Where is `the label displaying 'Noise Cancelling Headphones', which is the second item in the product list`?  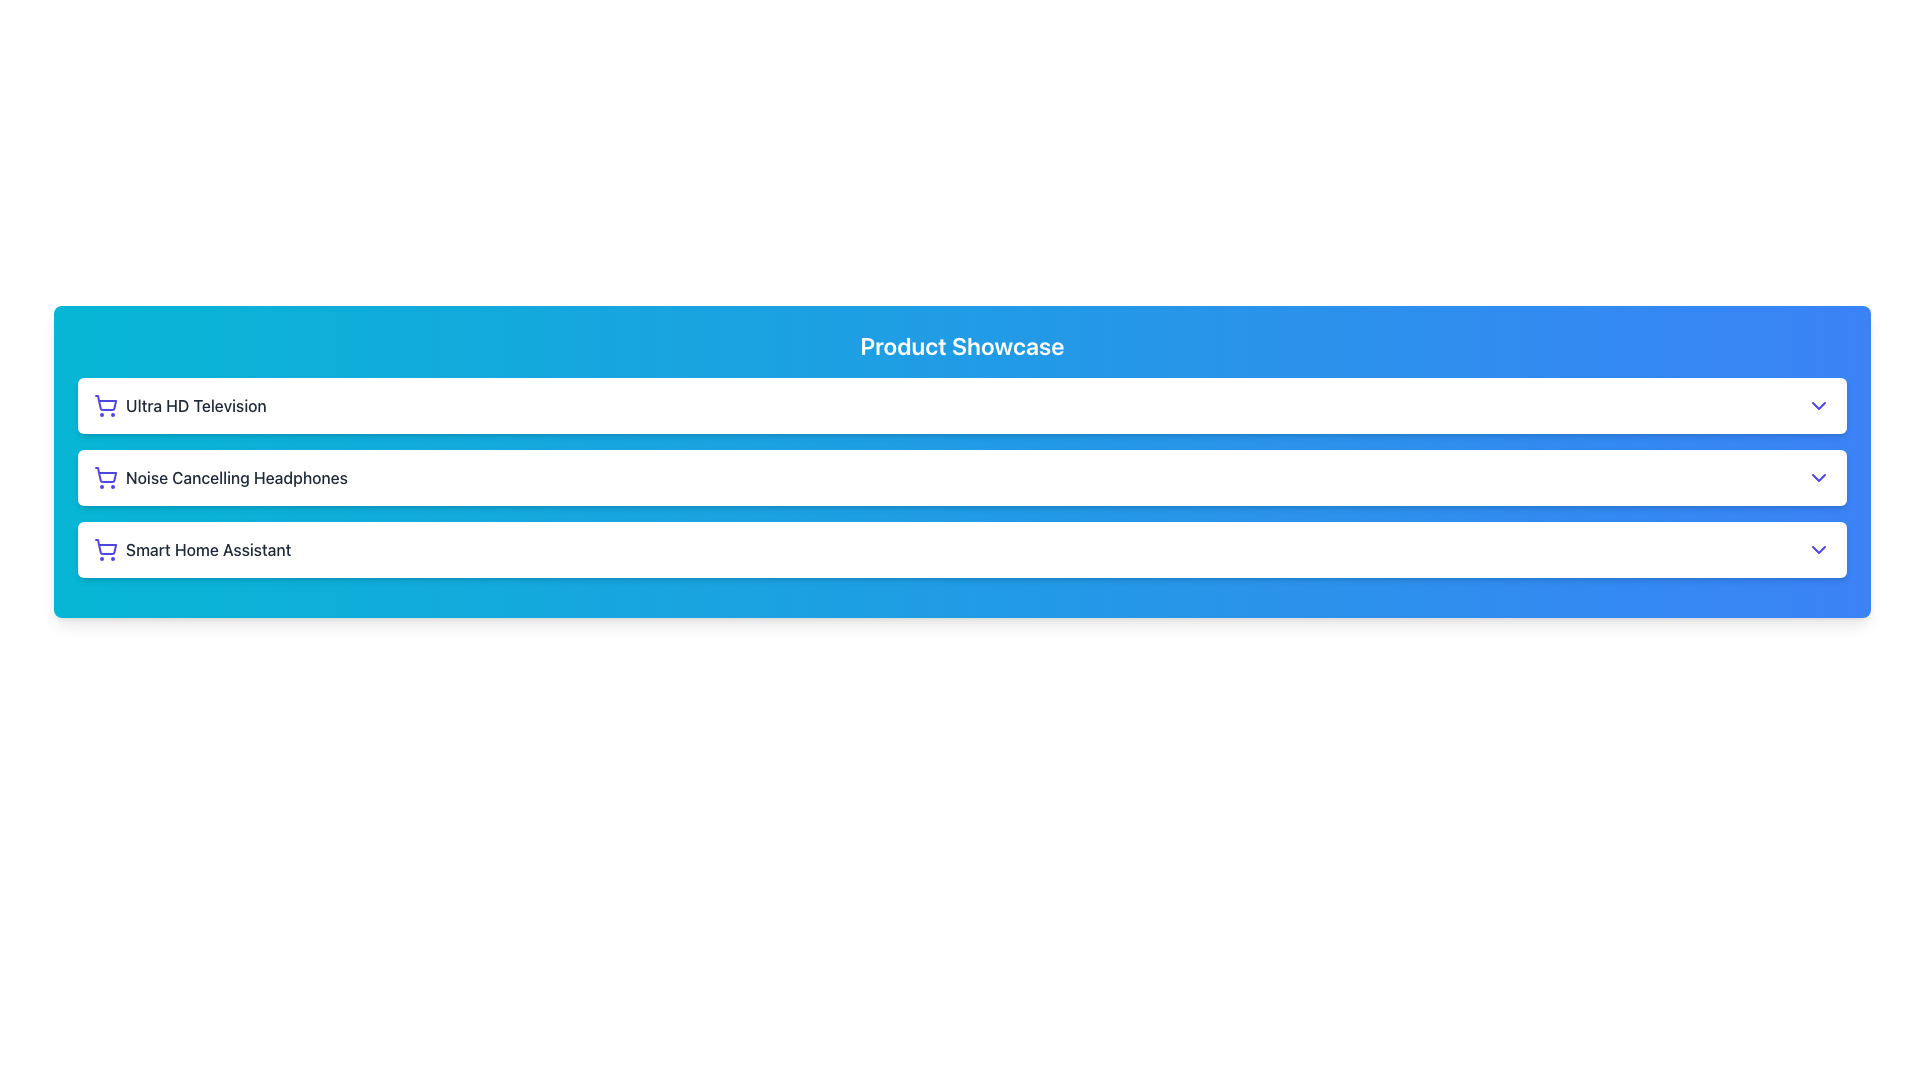
the label displaying 'Noise Cancelling Headphones', which is the second item in the product list is located at coordinates (220, 478).